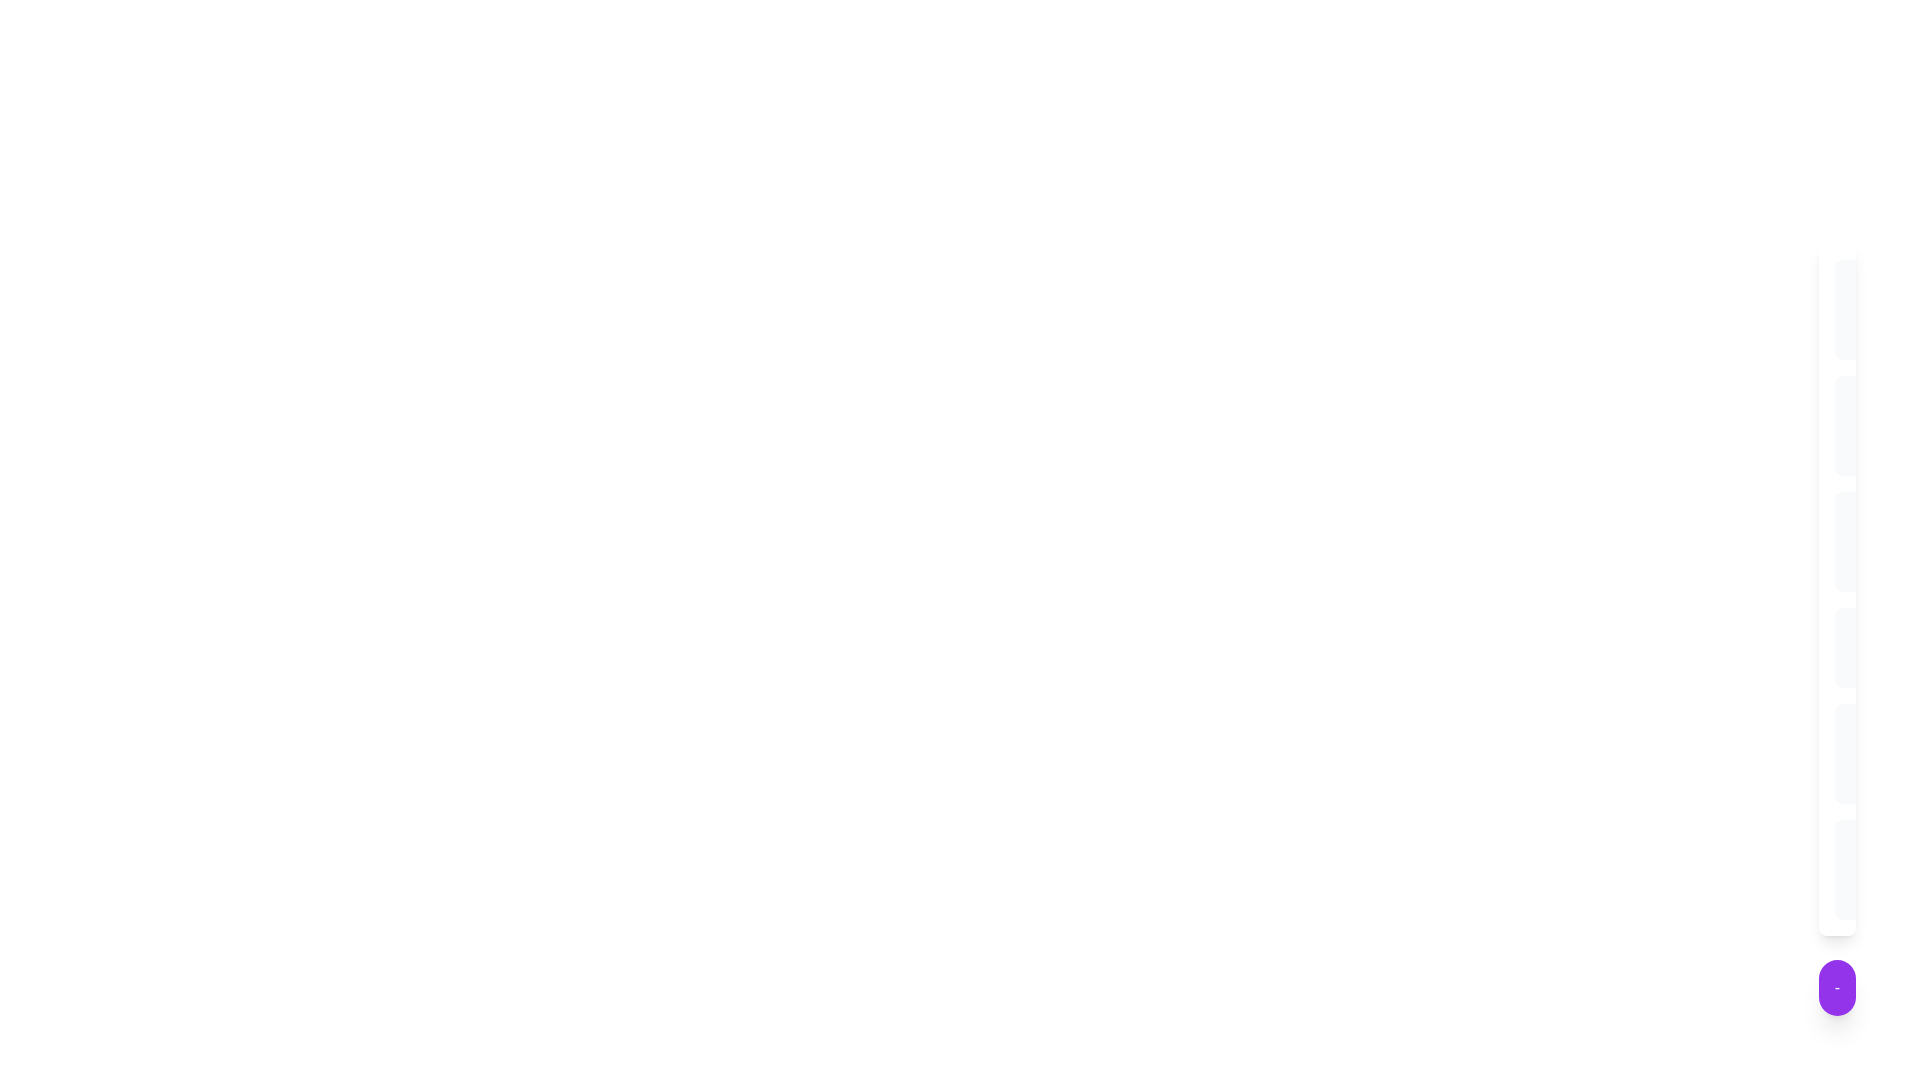 The image size is (1920, 1080). Describe the element at coordinates (1837, 986) in the screenshot. I see `the toggle button to open or close the menu` at that location.